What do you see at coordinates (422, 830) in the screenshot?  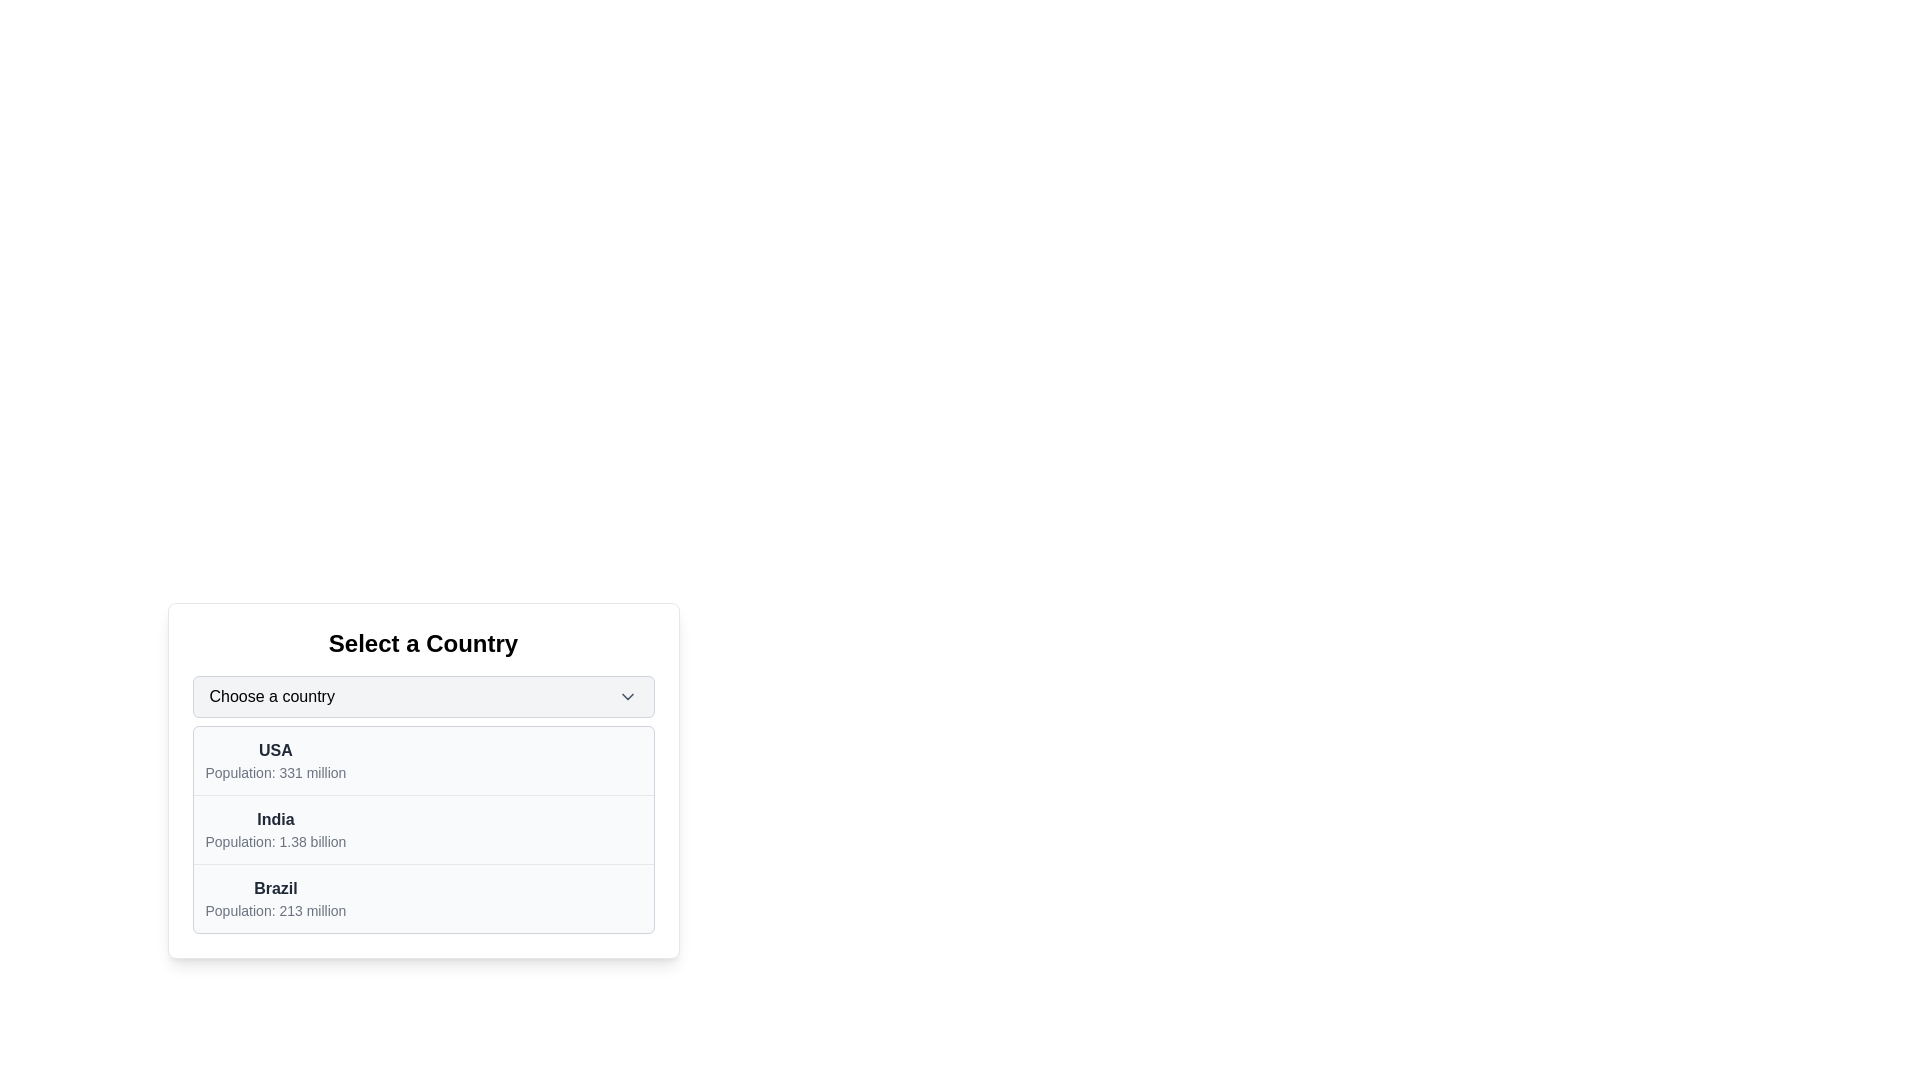 I see `the list item displaying 'India' with the population information` at bounding box center [422, 830].